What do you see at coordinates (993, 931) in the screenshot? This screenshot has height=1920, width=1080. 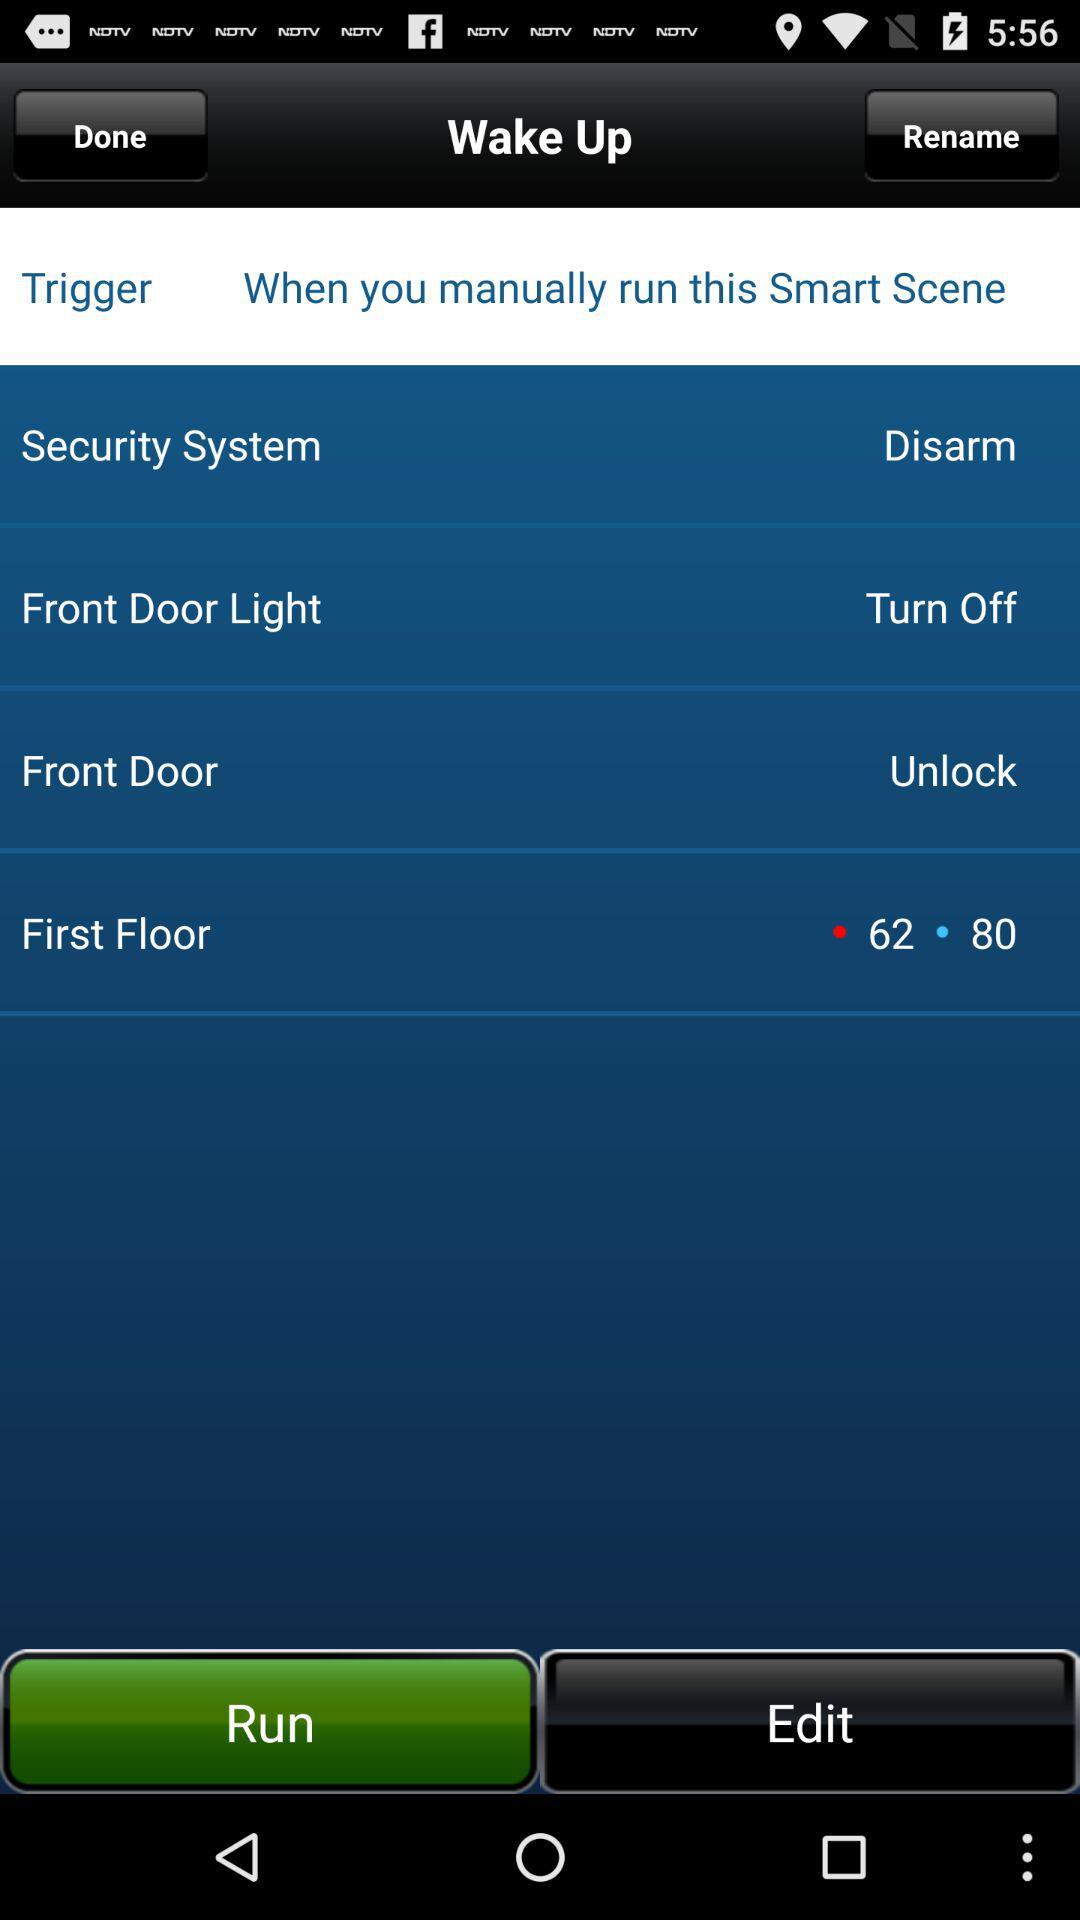 I see `the 80 icon` at bounding box center [993, 931].